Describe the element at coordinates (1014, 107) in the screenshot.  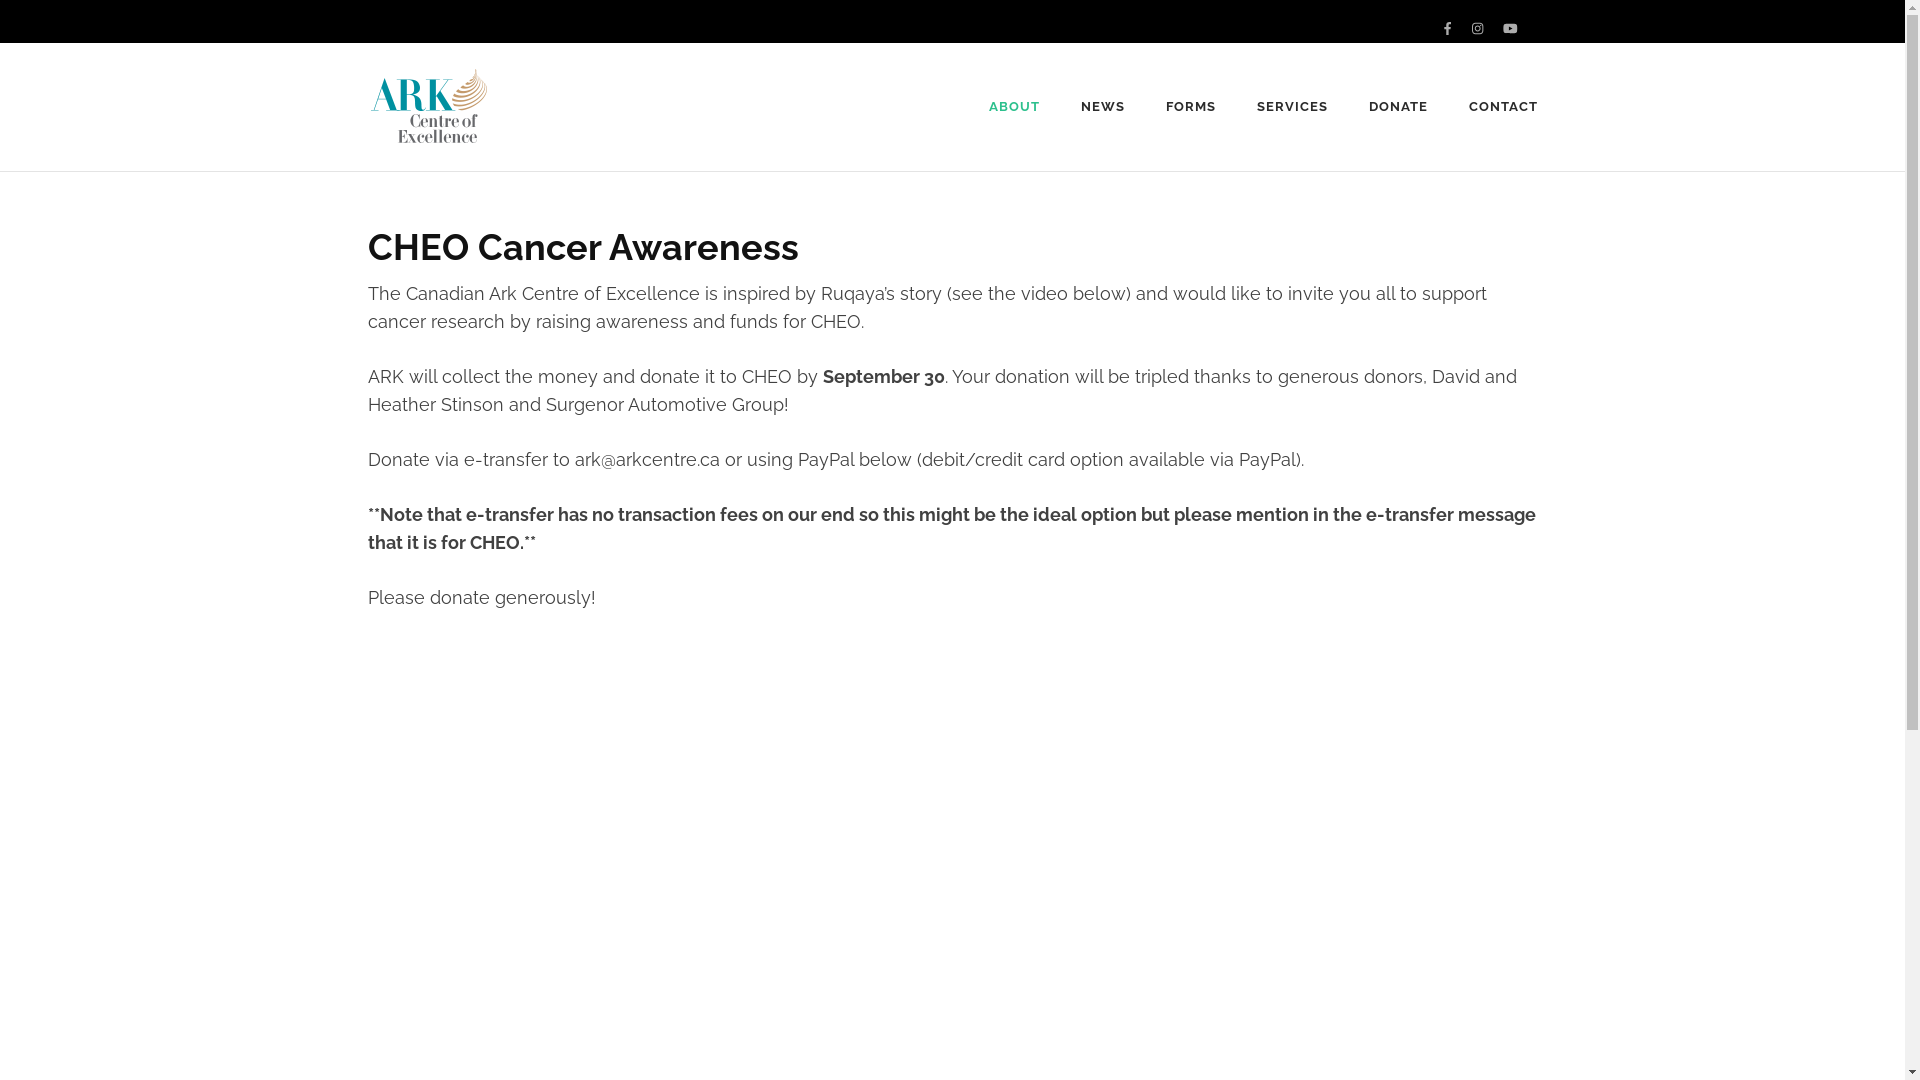
I see `'ABOUT'` at that location.